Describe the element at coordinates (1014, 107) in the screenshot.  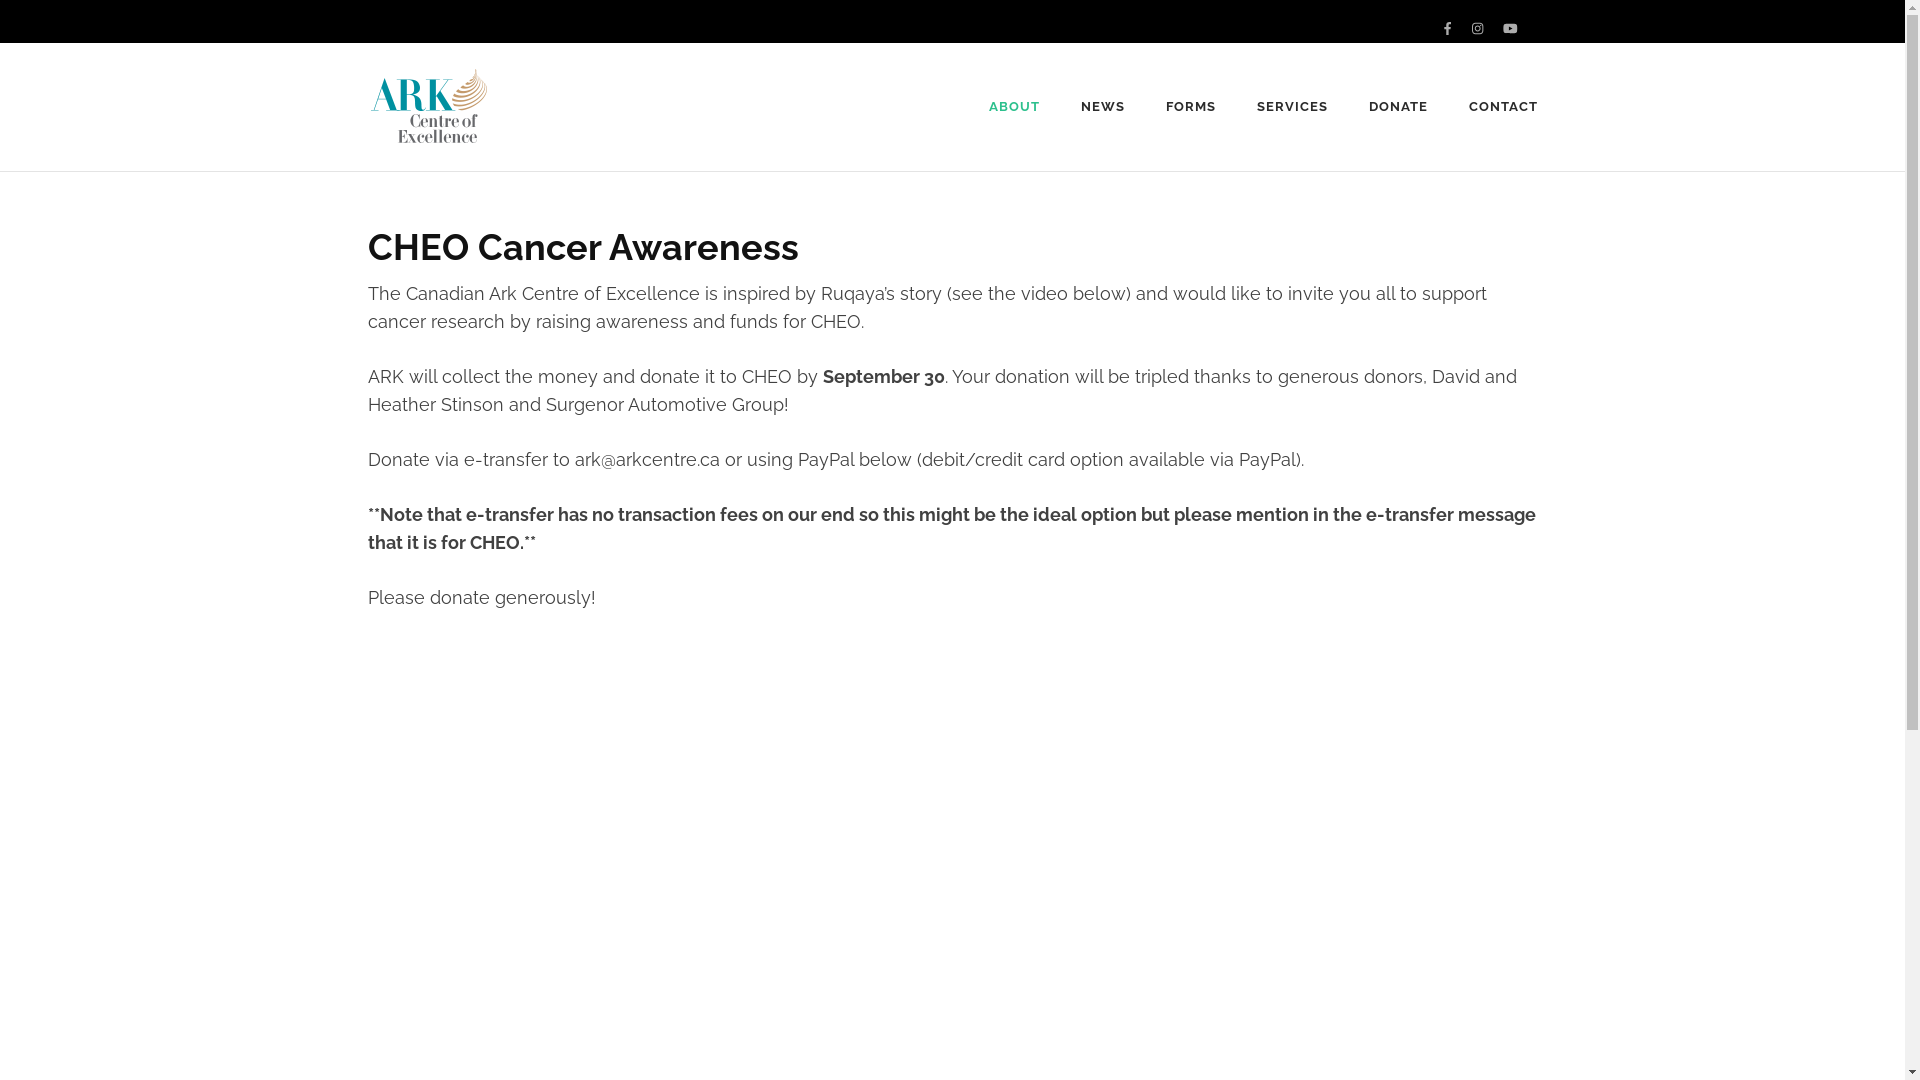
I see `'ABOUT'` at that location.